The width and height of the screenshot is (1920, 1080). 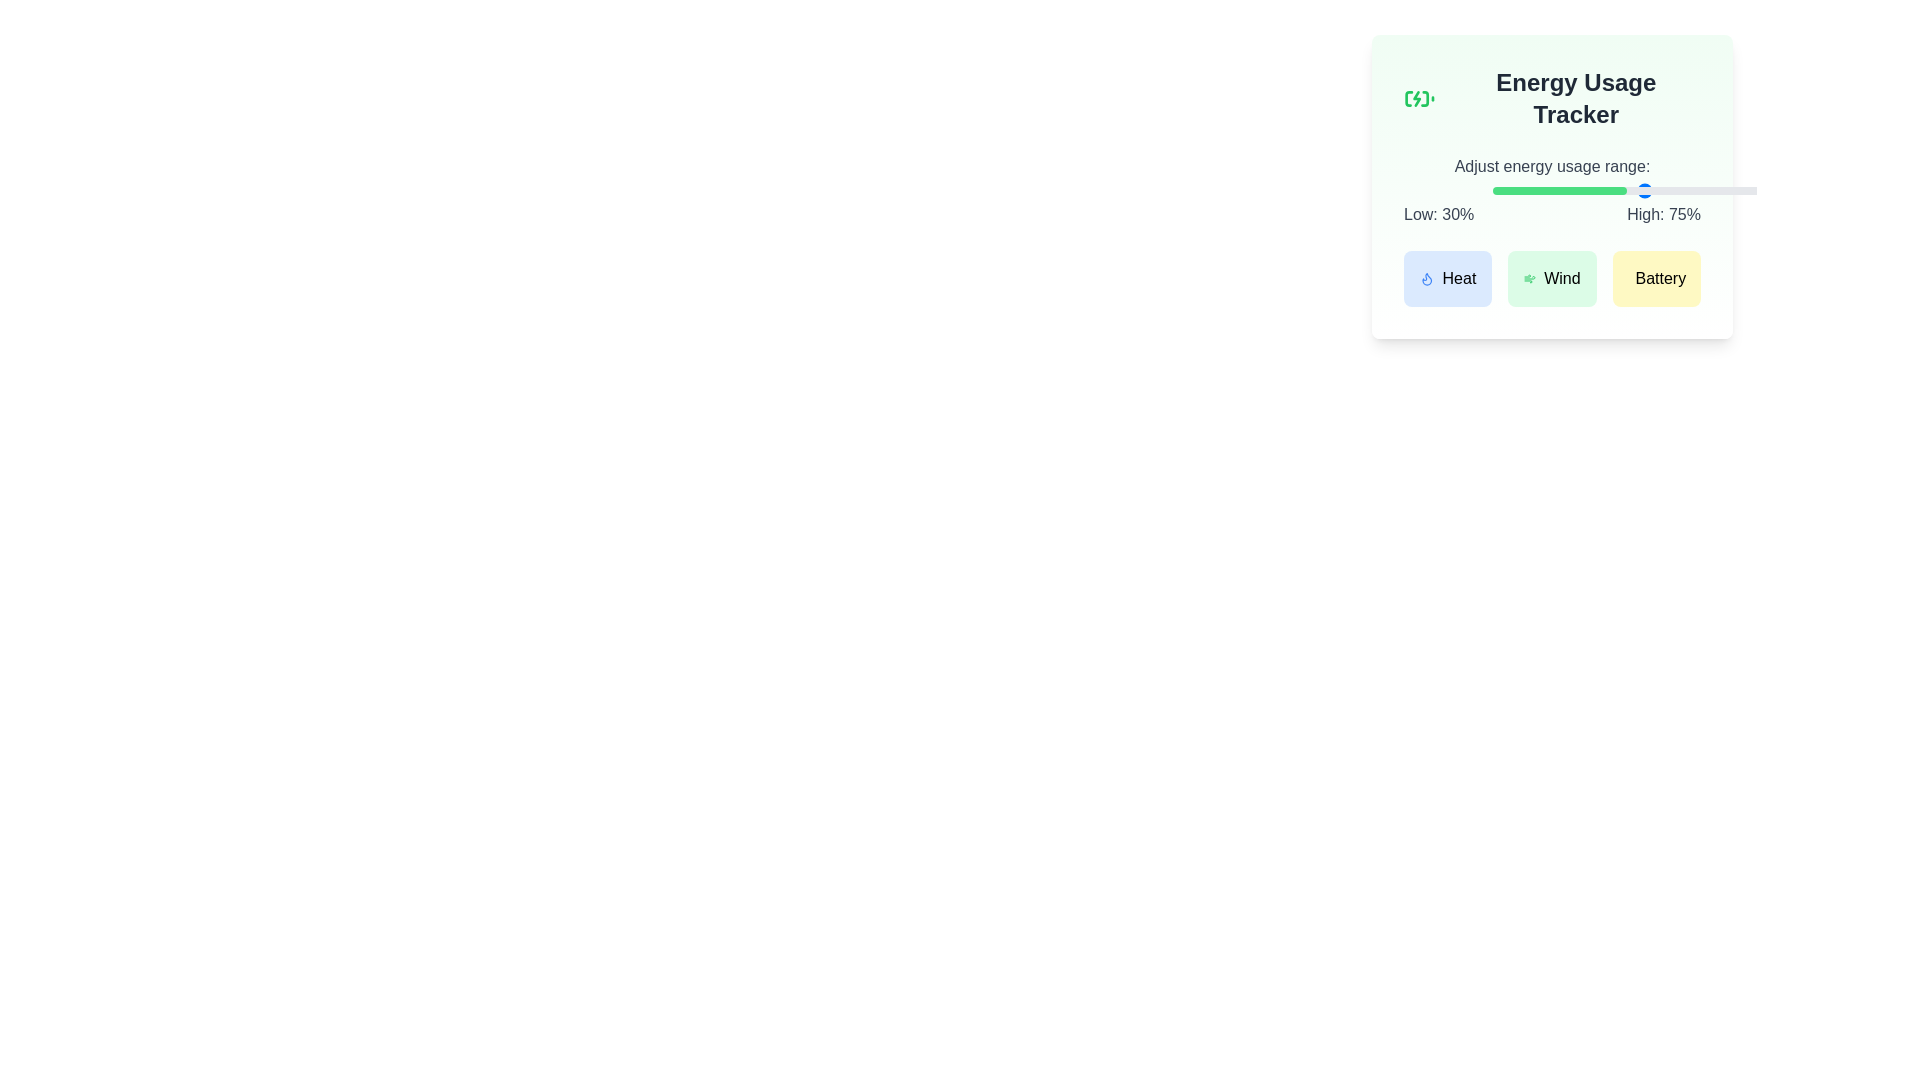 I want to click on the energy usage range, so click(x=1671, y=191).